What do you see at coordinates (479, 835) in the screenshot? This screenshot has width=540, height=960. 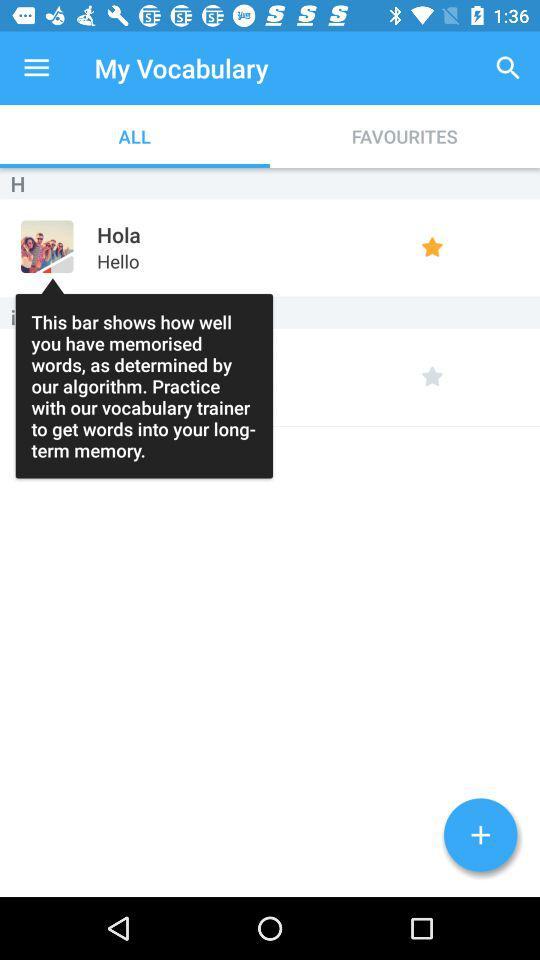 I see `the add icon` at bounding box center [479, 835].